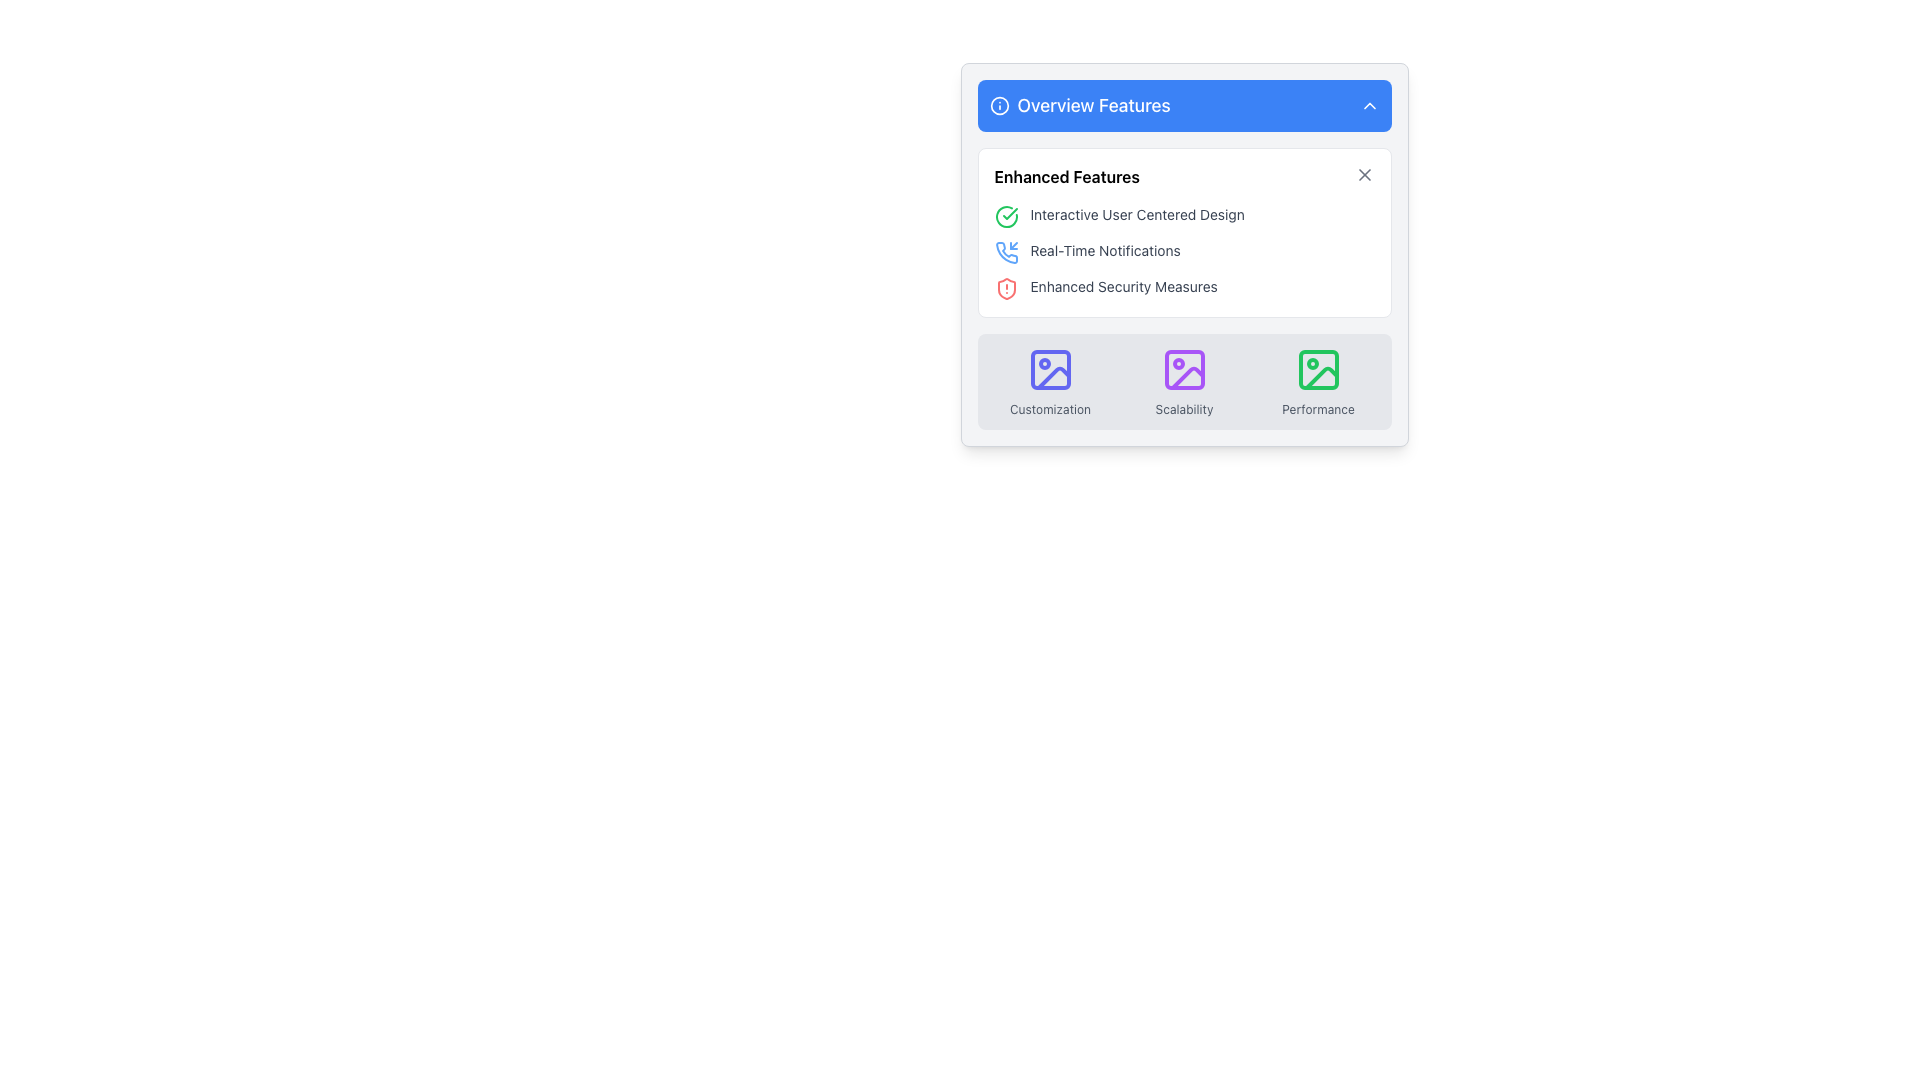  Describe the element at coordinates (1006, 252) in the screenshot. I see `the incoming phone call icon located in the 'Enhanced Features' section, positioned left of the 'Real-Time Notifications' text` at that location.